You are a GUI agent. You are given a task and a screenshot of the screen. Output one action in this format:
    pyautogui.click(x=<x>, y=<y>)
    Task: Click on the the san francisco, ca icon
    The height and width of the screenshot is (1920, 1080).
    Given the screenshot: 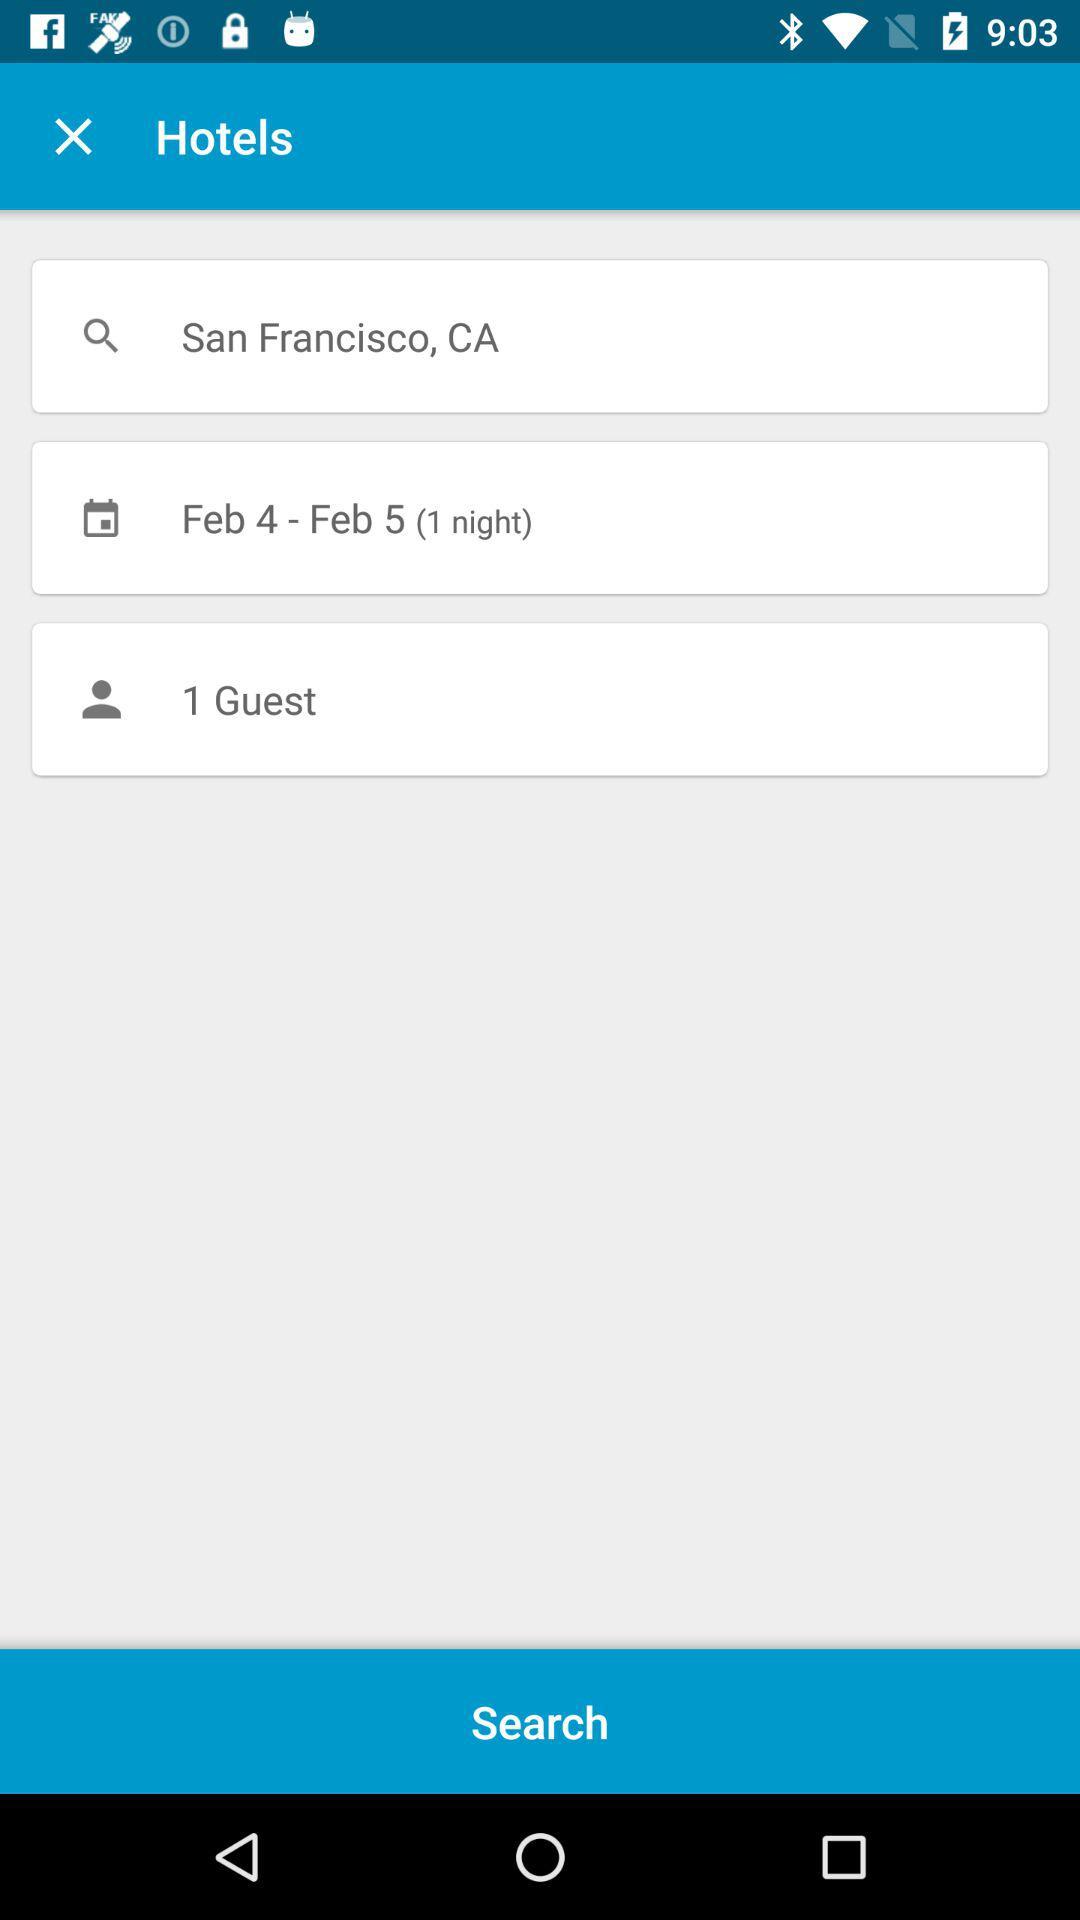 What is the action you would take?
    pyautogui.click(x=540, y=336)
    